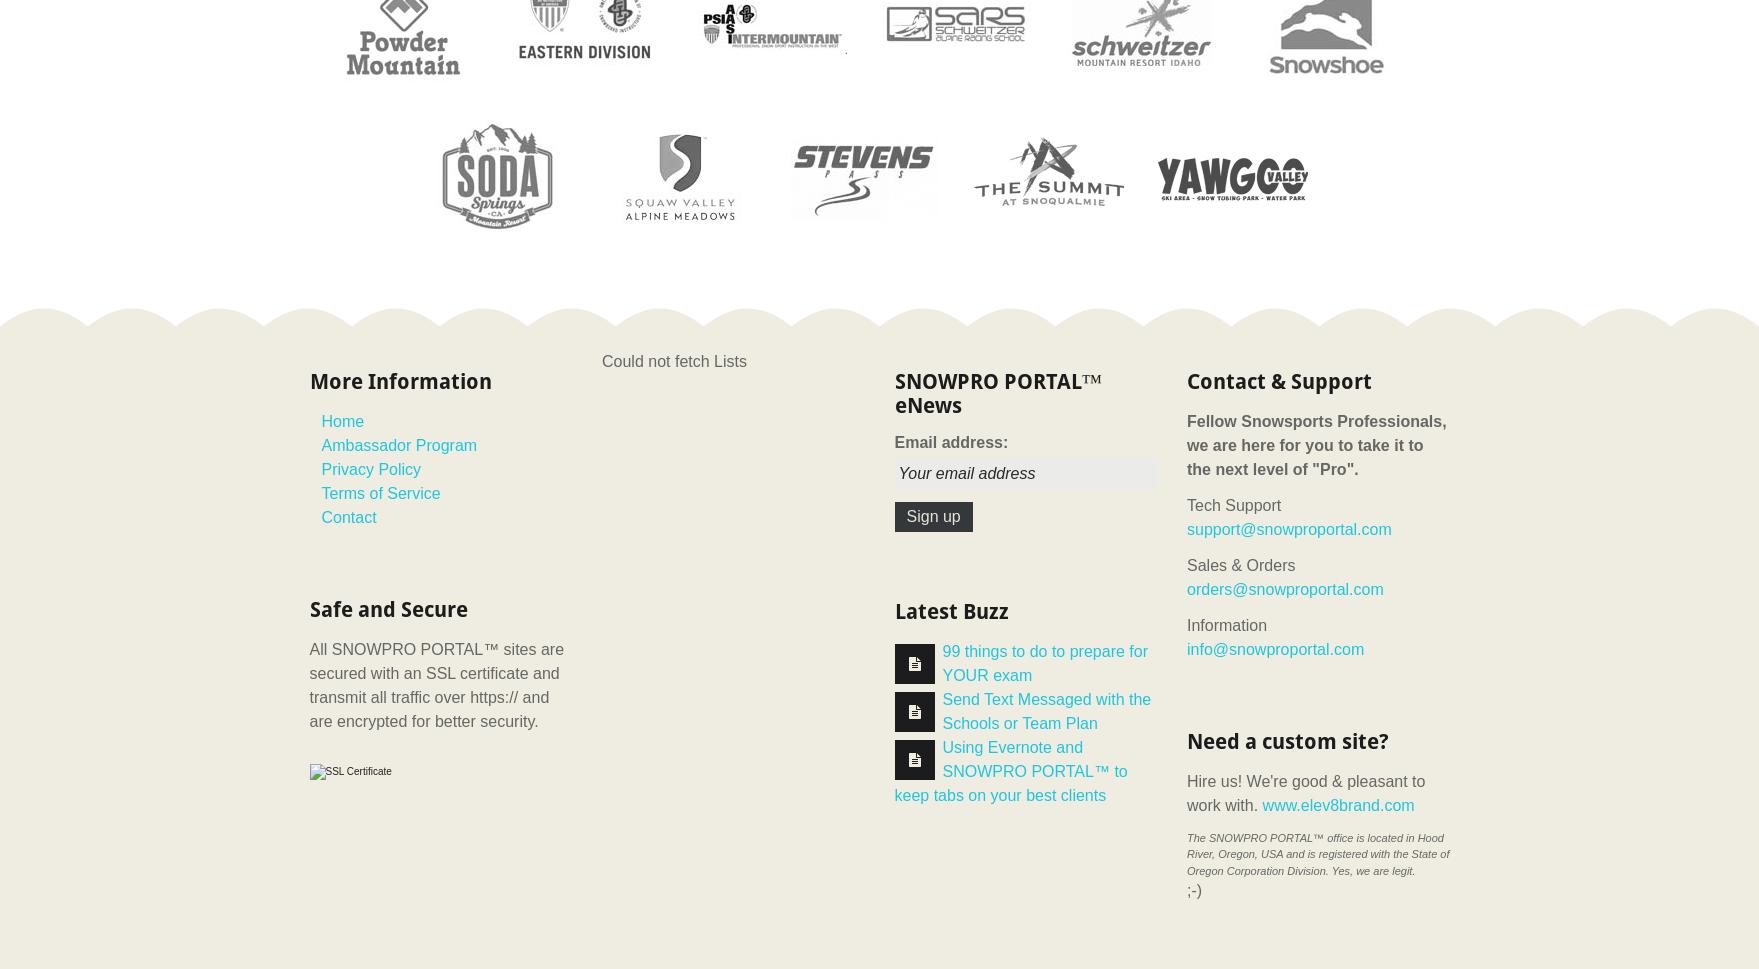 This screenshot has width=1759, height=969. What do you see at coordinates (997, 392) in the screenshot?
I see `'SNOWPRO PORTAL™ eNews'` at bounding box center [997, 392].